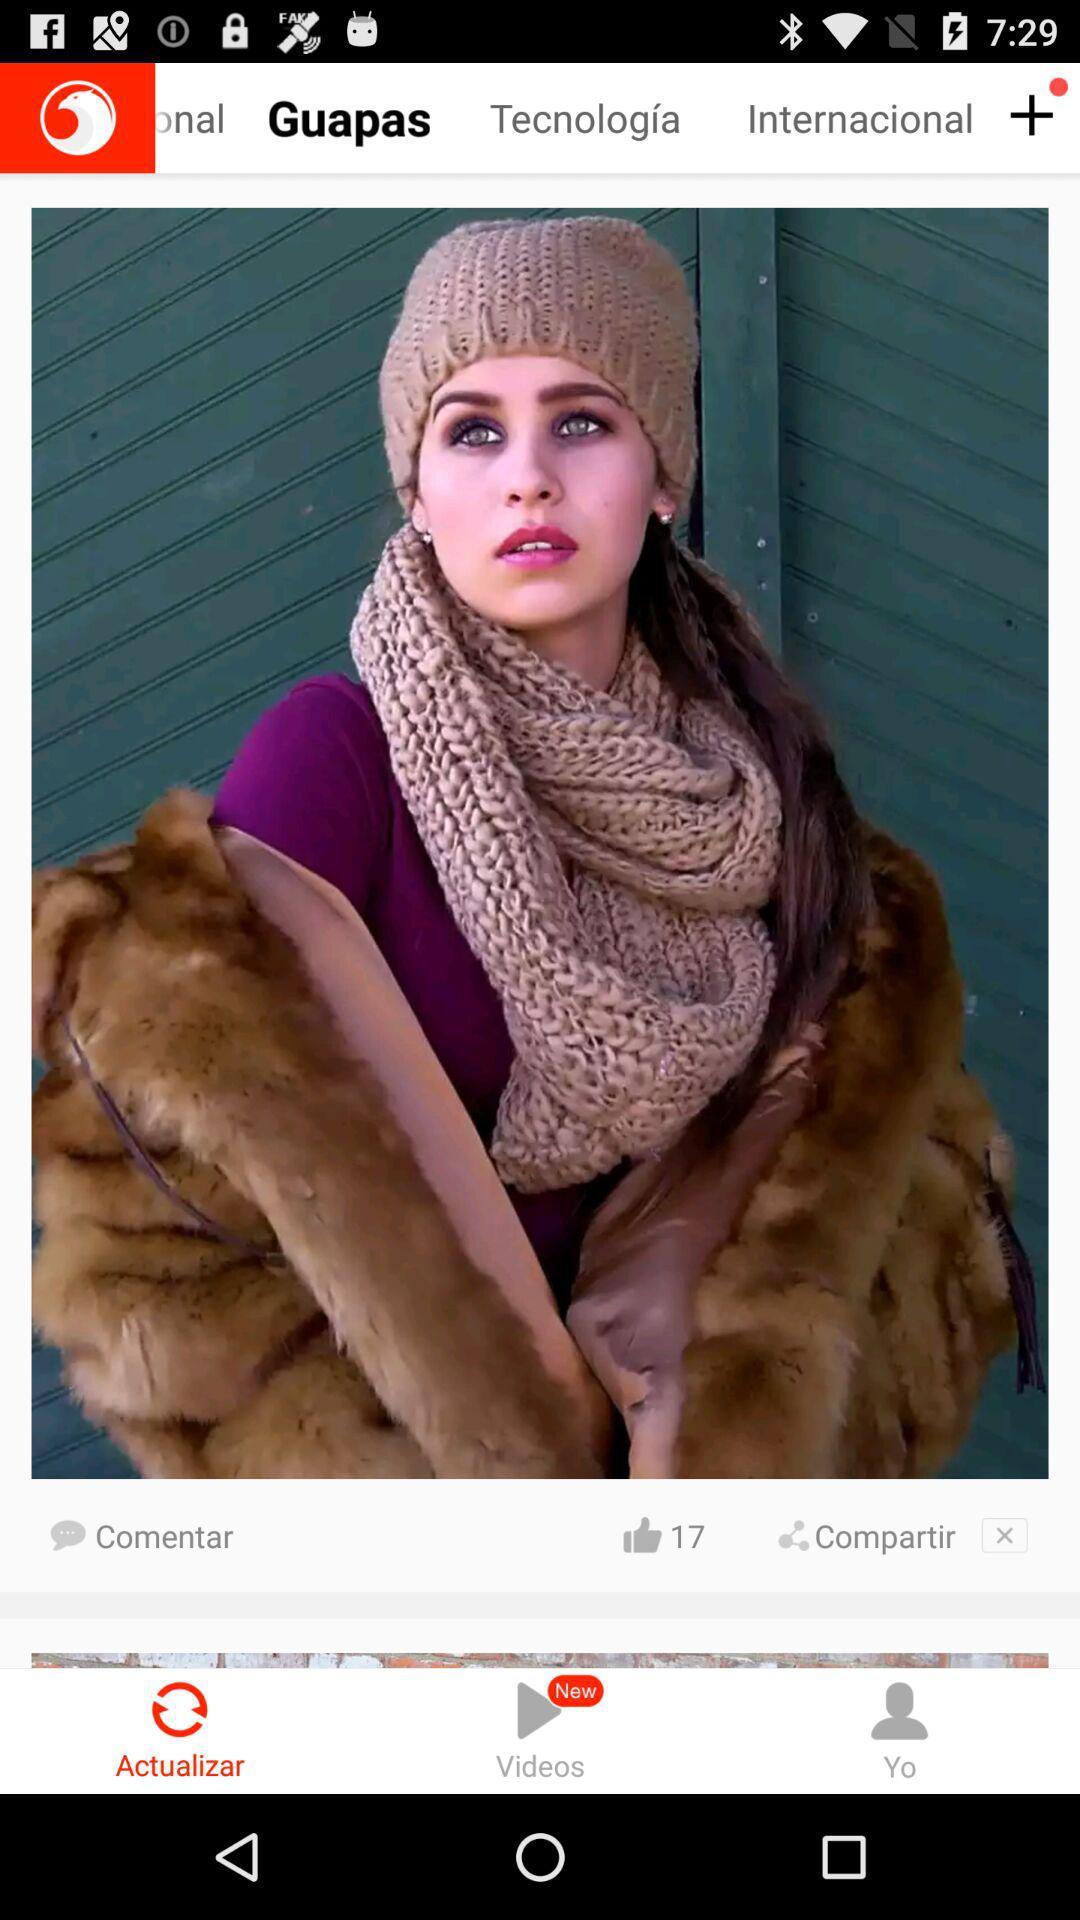 This screenshot has height=1920, width=1080. Describe the element at coordinates (76, 117) in the screenshot. I see `home` at that location.